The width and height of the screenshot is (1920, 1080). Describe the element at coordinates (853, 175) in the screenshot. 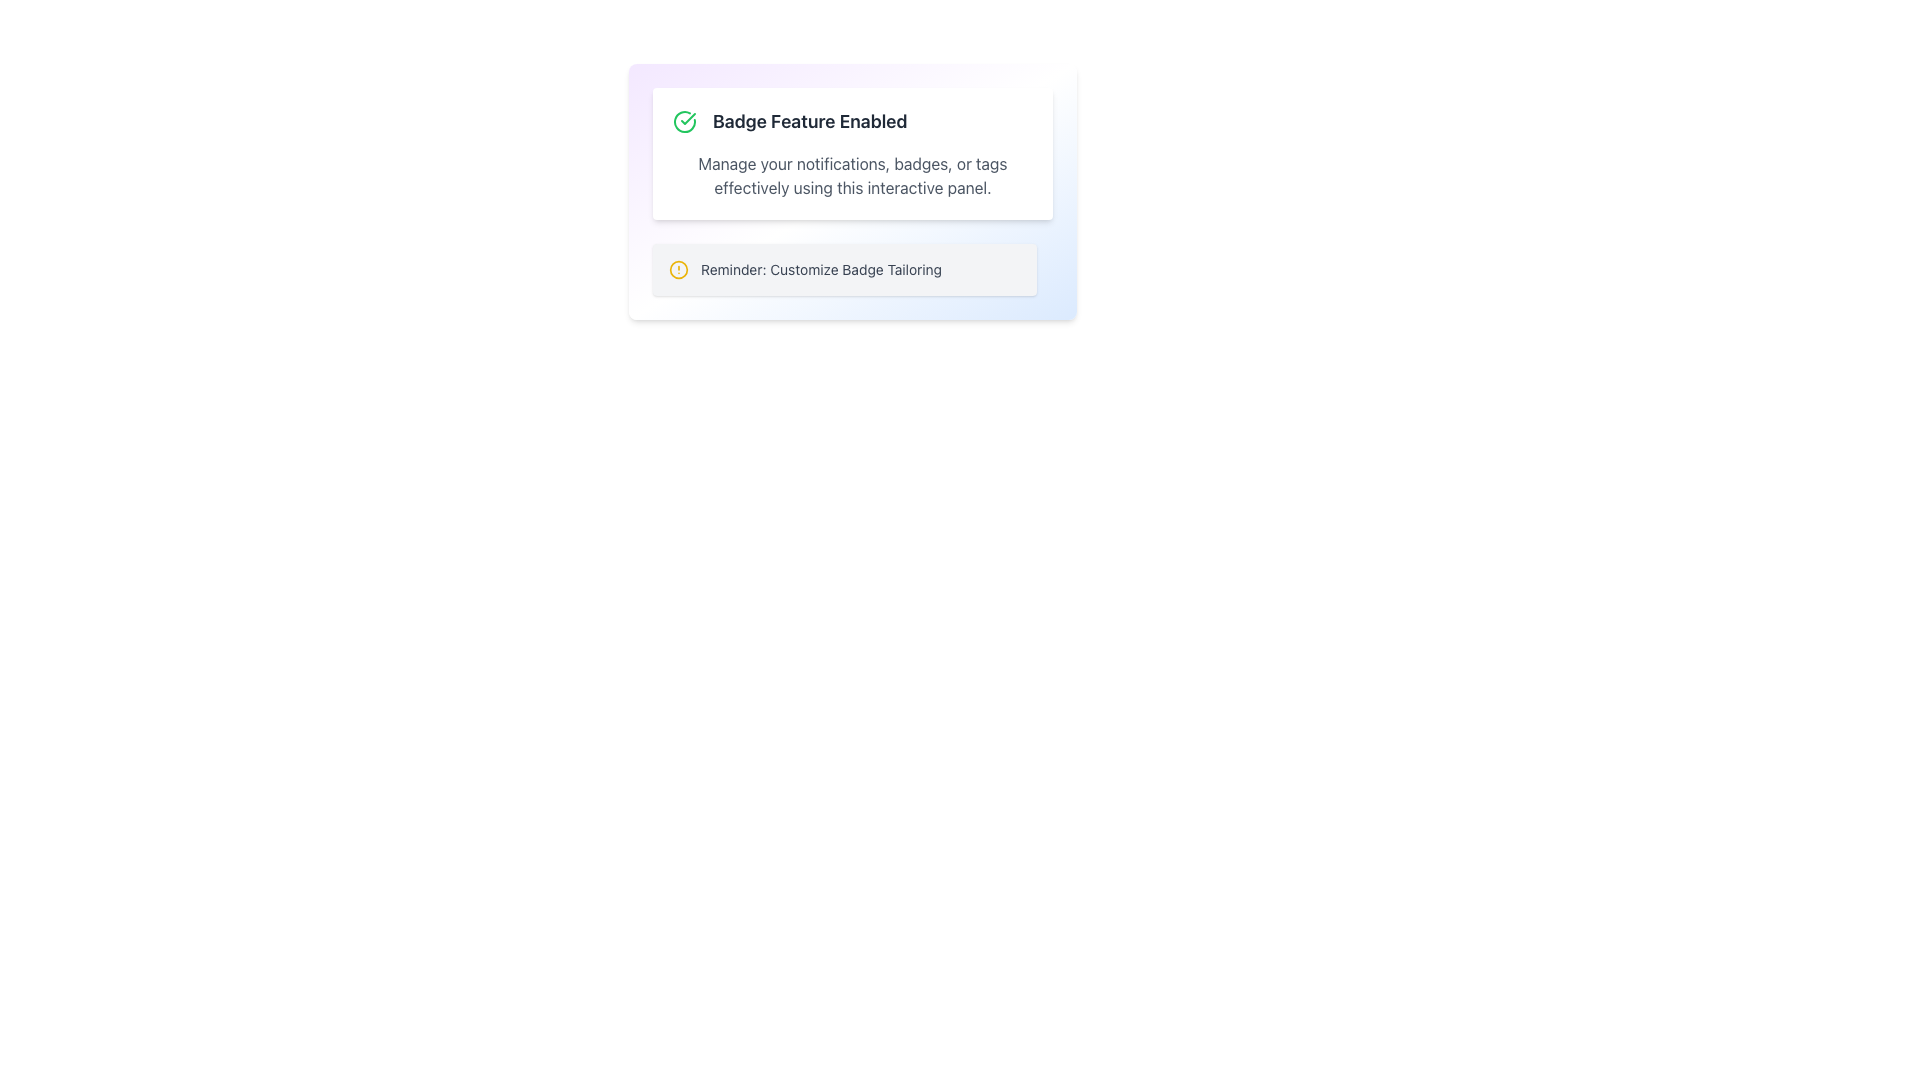

I see `the auxiliary information text block that provides instructions regarding notifications, badges, or tags, located beneath the title 'Badge Feature Enabled'` at that location.